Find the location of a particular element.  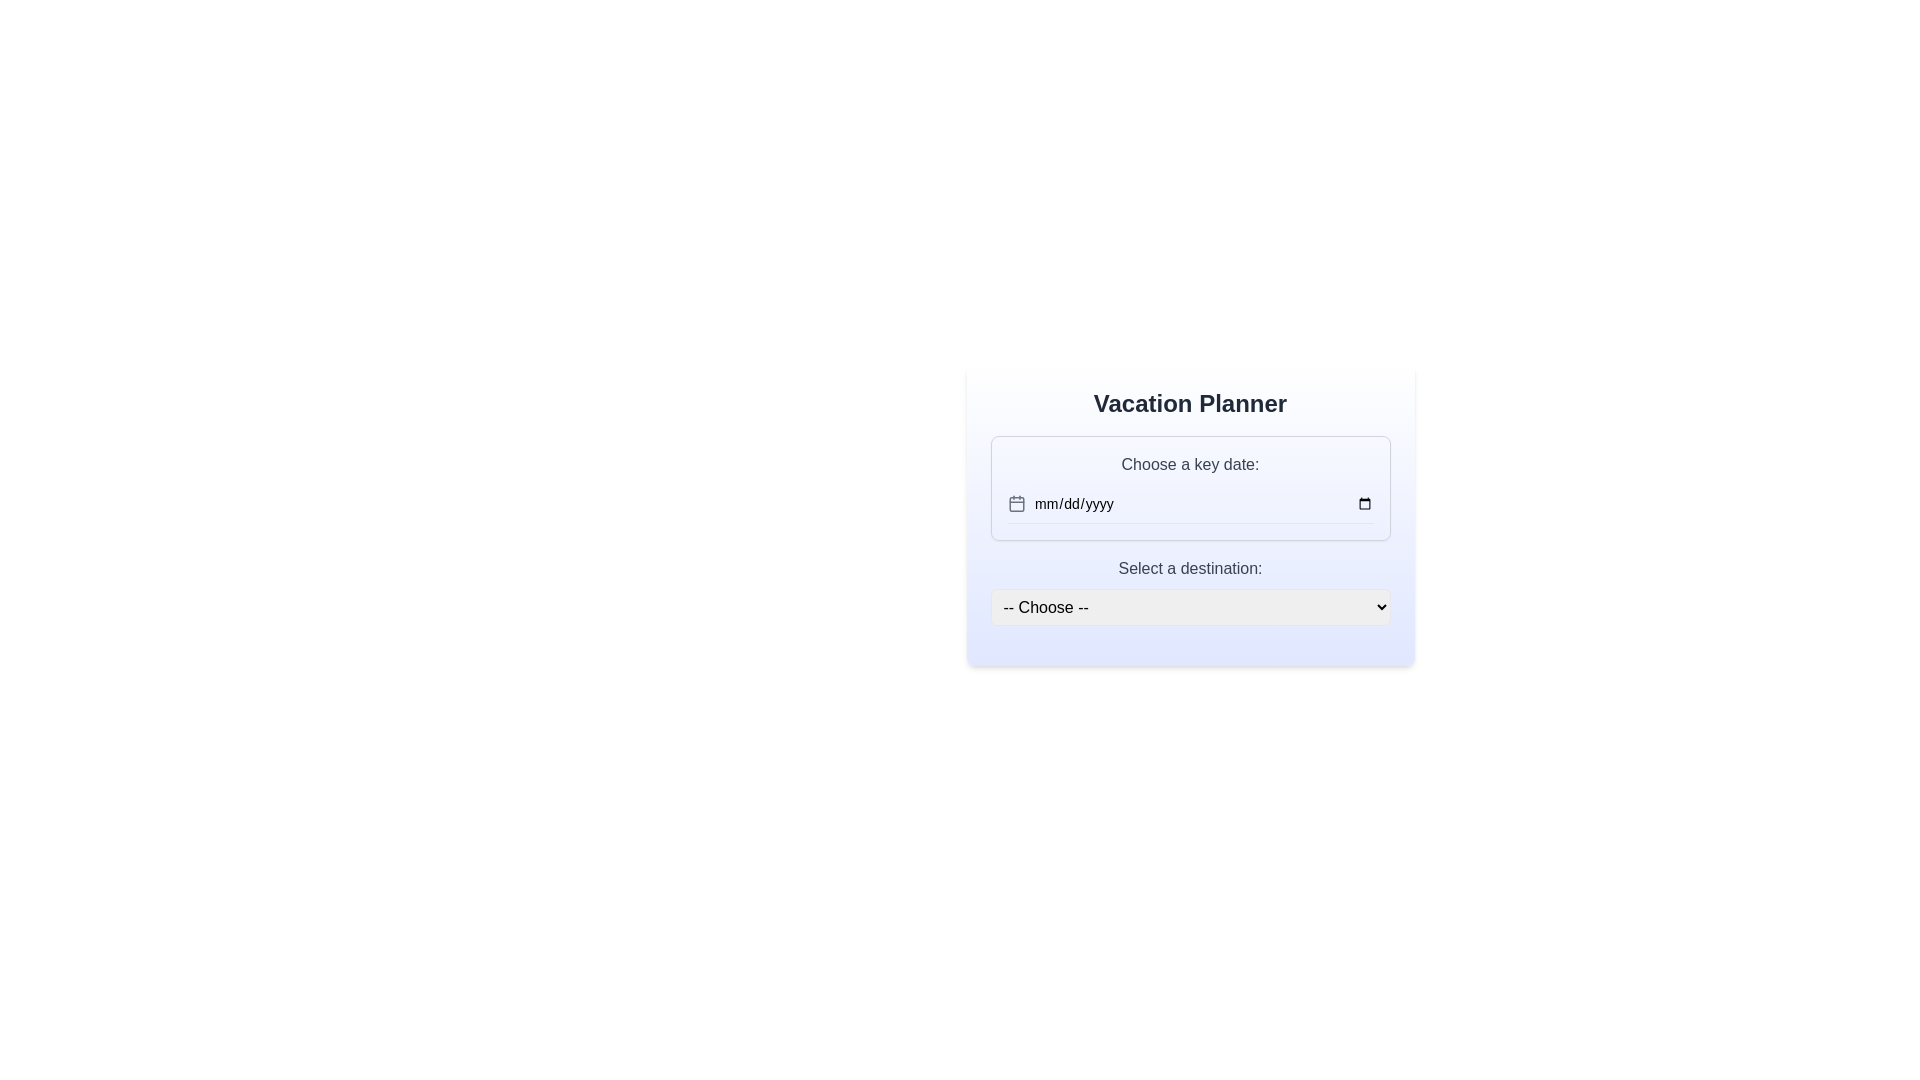

an option from the dropdown menu labeled 'Select a destination:' in the 'Vacation Planner' interface is located at coordinates (1190, 590).